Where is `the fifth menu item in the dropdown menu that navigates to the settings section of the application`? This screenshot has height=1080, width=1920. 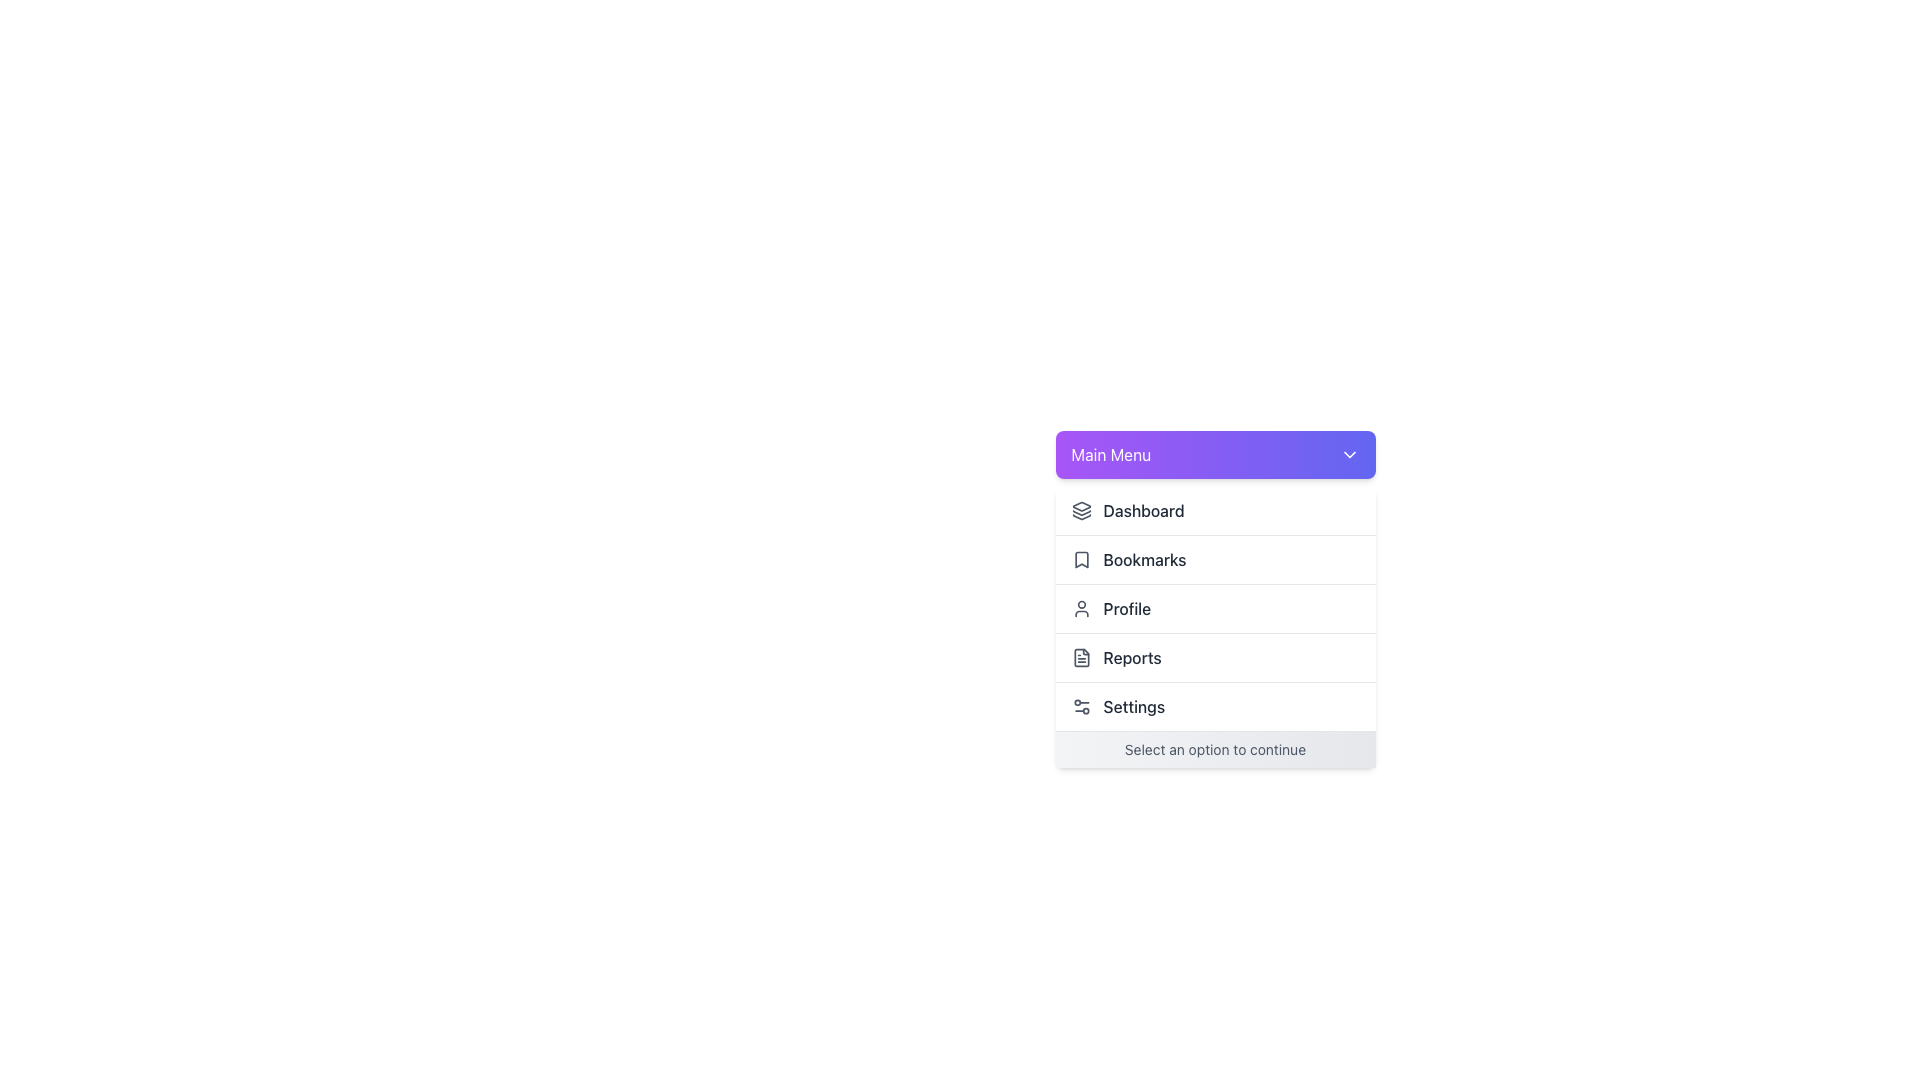 the fifth menu item in the dropdown menu that navigates to the settings section of the application is located at coordinates (1214, 705).